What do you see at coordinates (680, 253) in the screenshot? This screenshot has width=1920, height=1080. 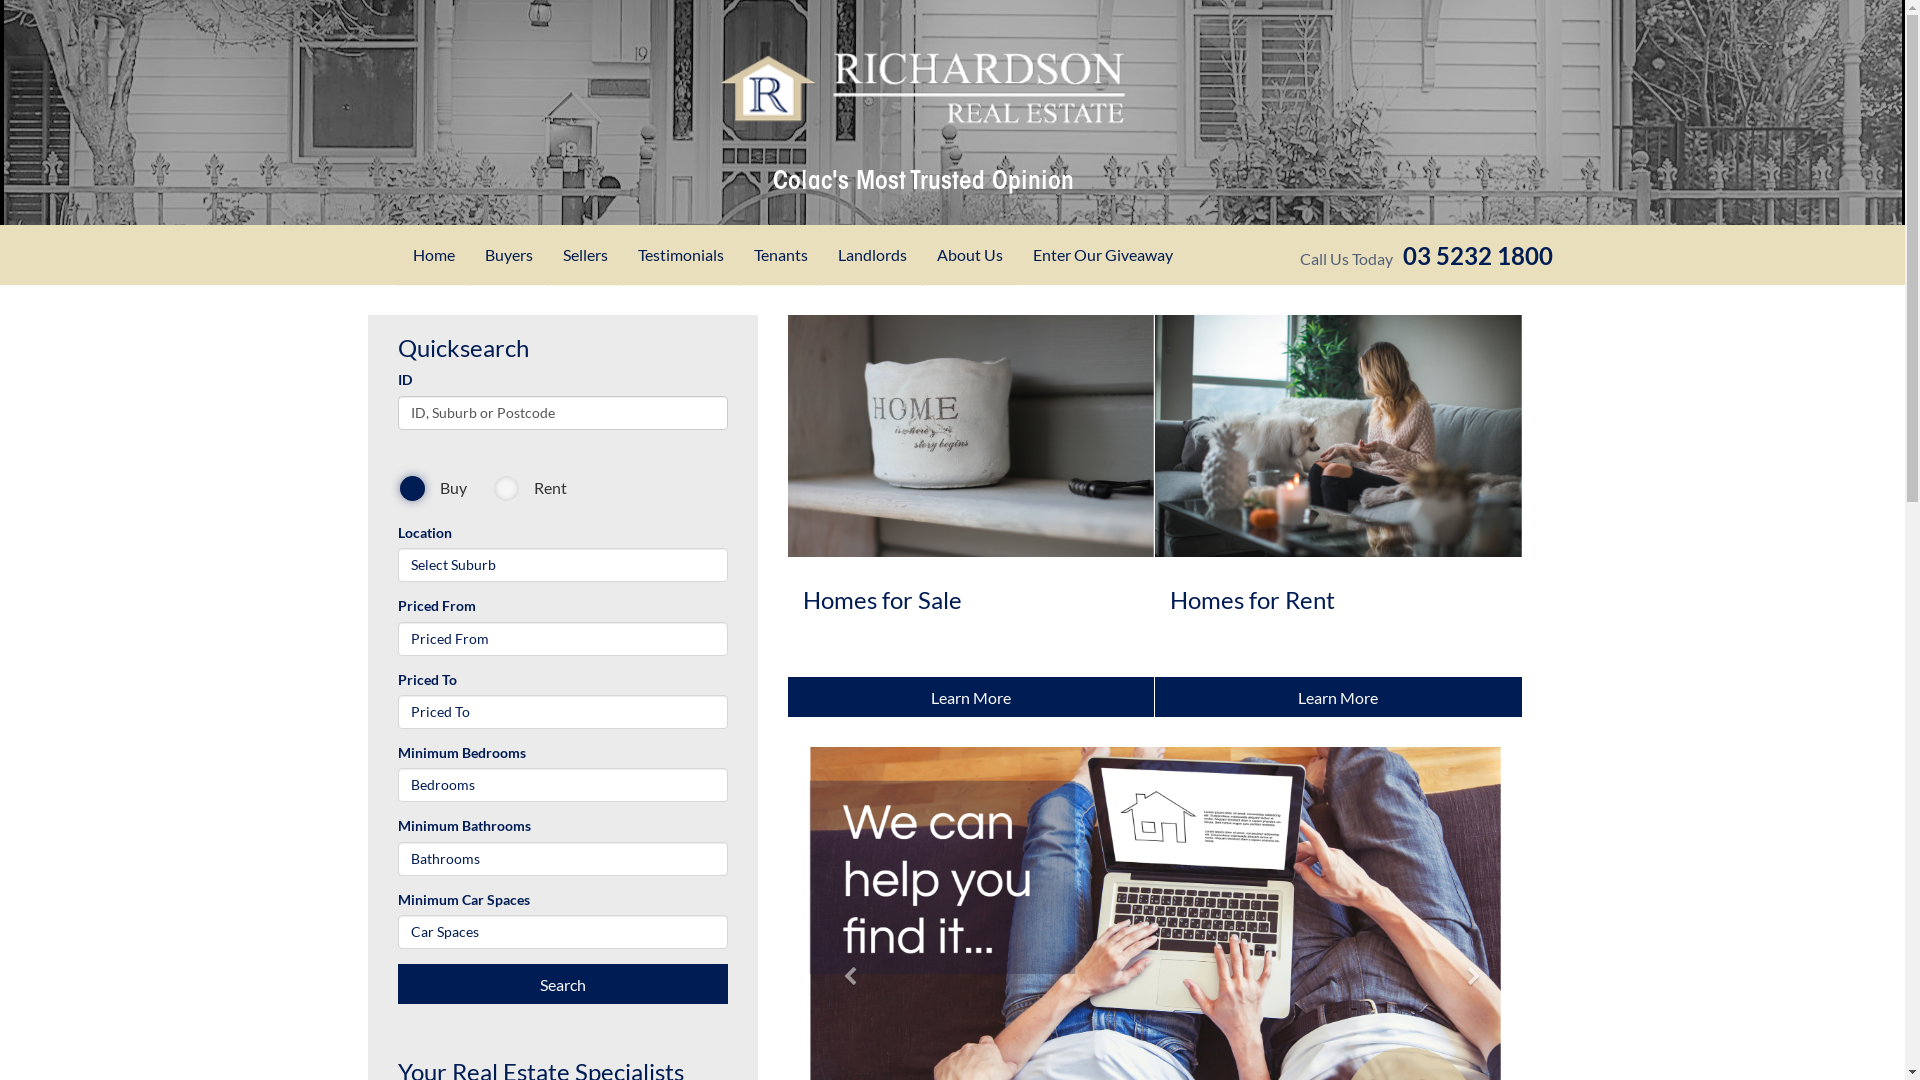 I see `'Testimonials'` at bounding box center [680, 253].